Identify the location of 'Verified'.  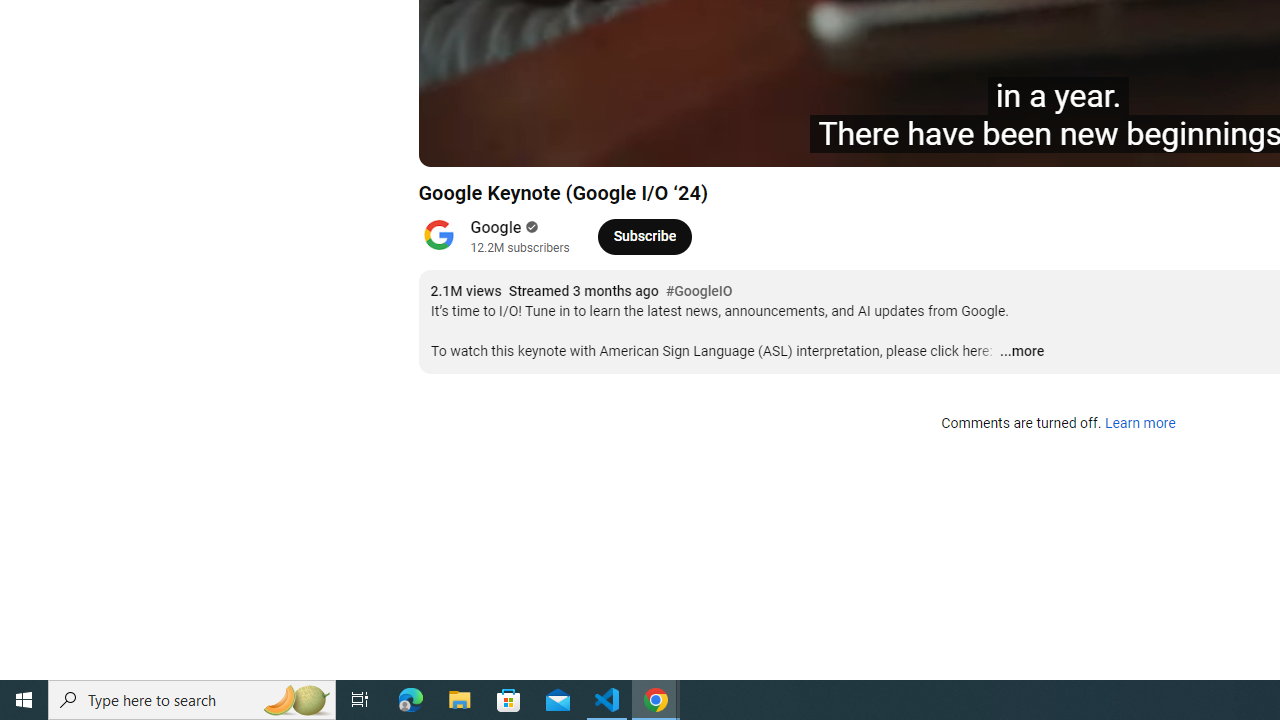
(530, 226).